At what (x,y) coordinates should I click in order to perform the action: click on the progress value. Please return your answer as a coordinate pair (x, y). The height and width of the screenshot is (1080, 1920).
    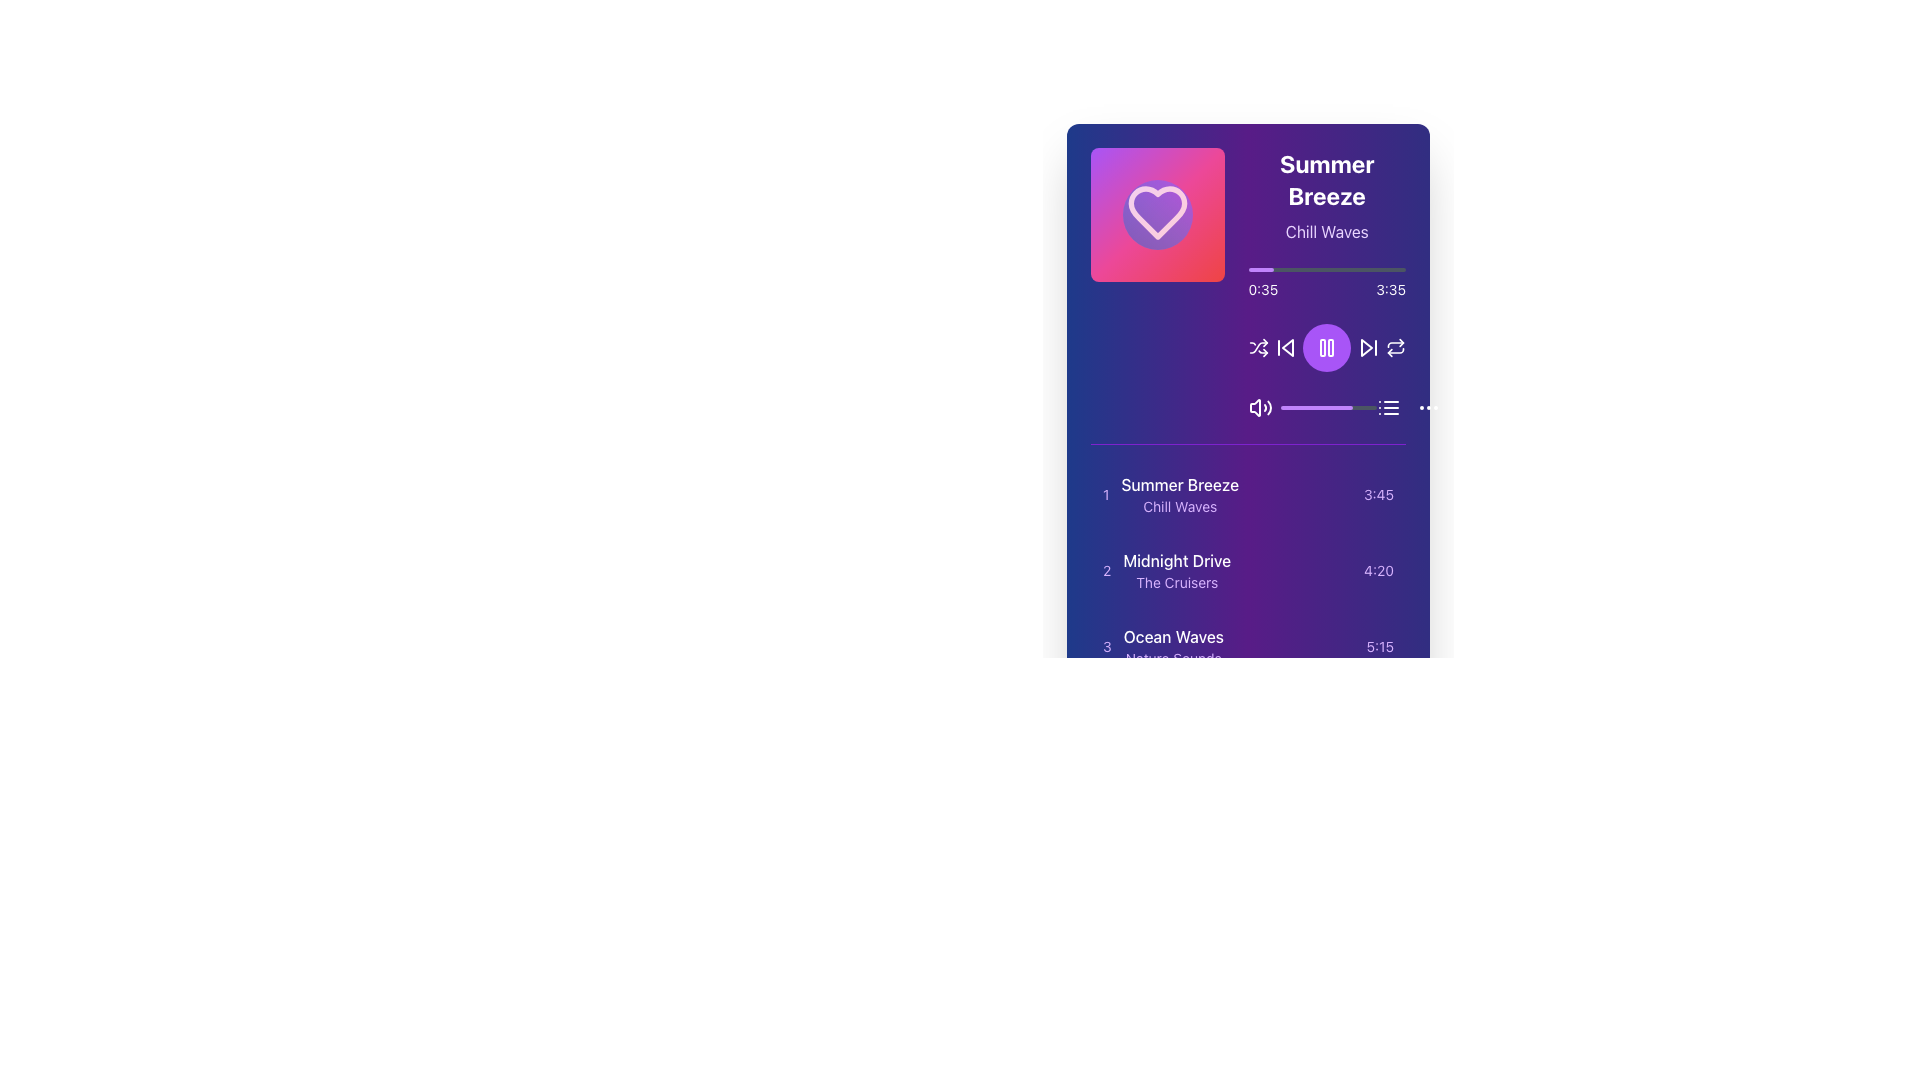
    Looking at the image, I should click on (1329, 407).